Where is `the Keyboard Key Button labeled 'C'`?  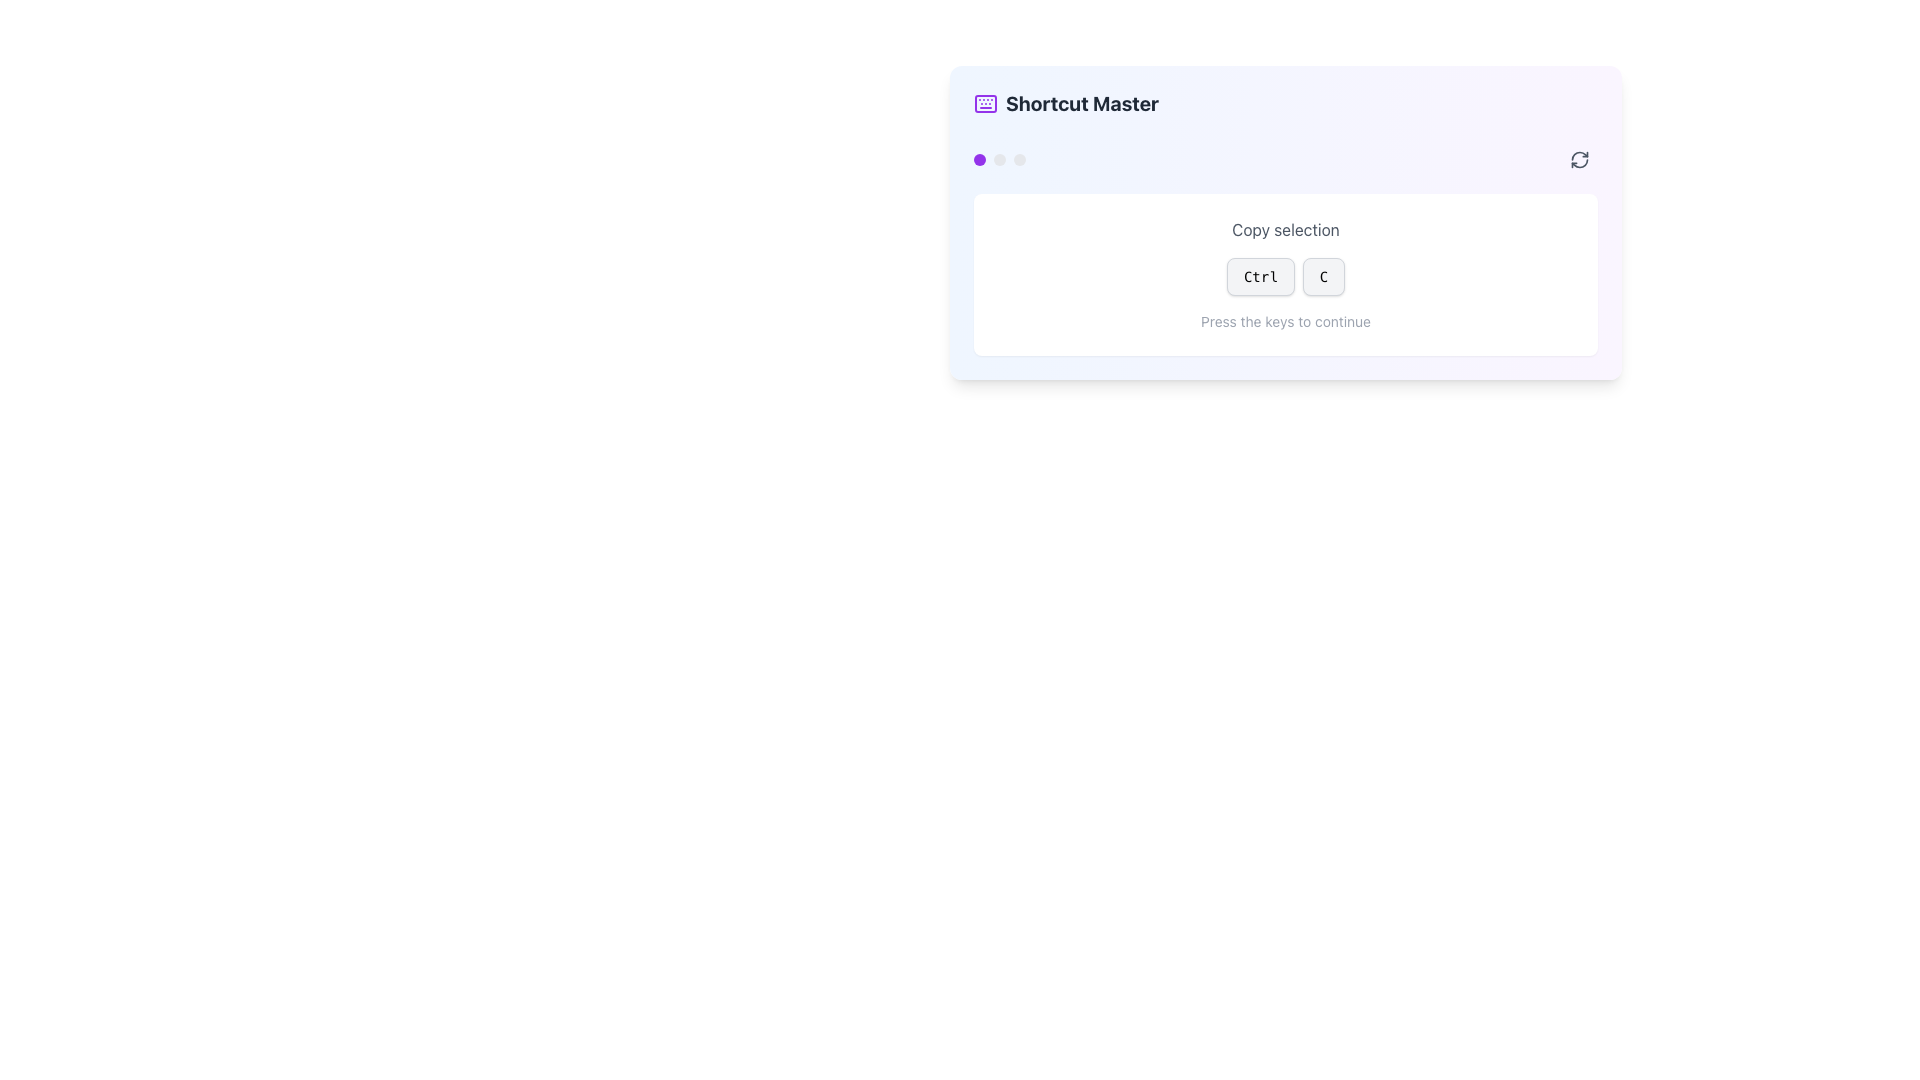
the Keyboard Key Button labeled 'C' is located at coordinates (1323, 277).